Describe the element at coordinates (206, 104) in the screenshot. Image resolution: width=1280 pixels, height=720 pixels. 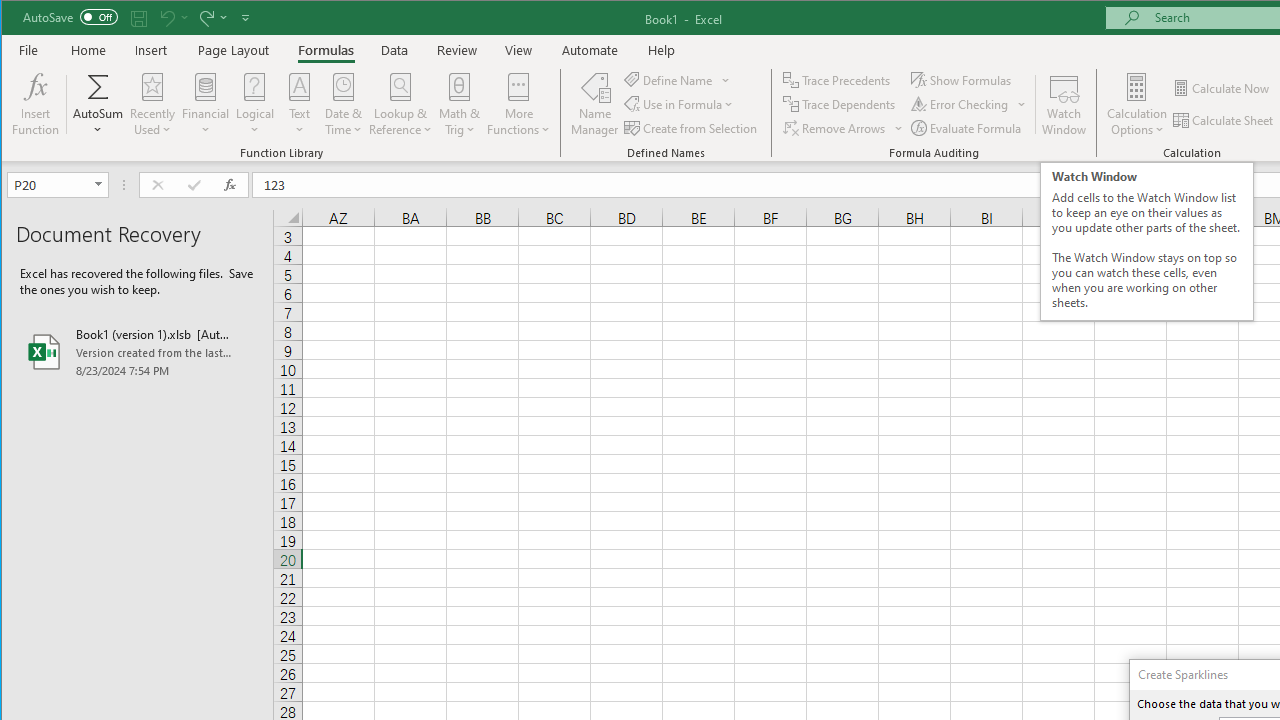
I see `'Financial'` at that location.